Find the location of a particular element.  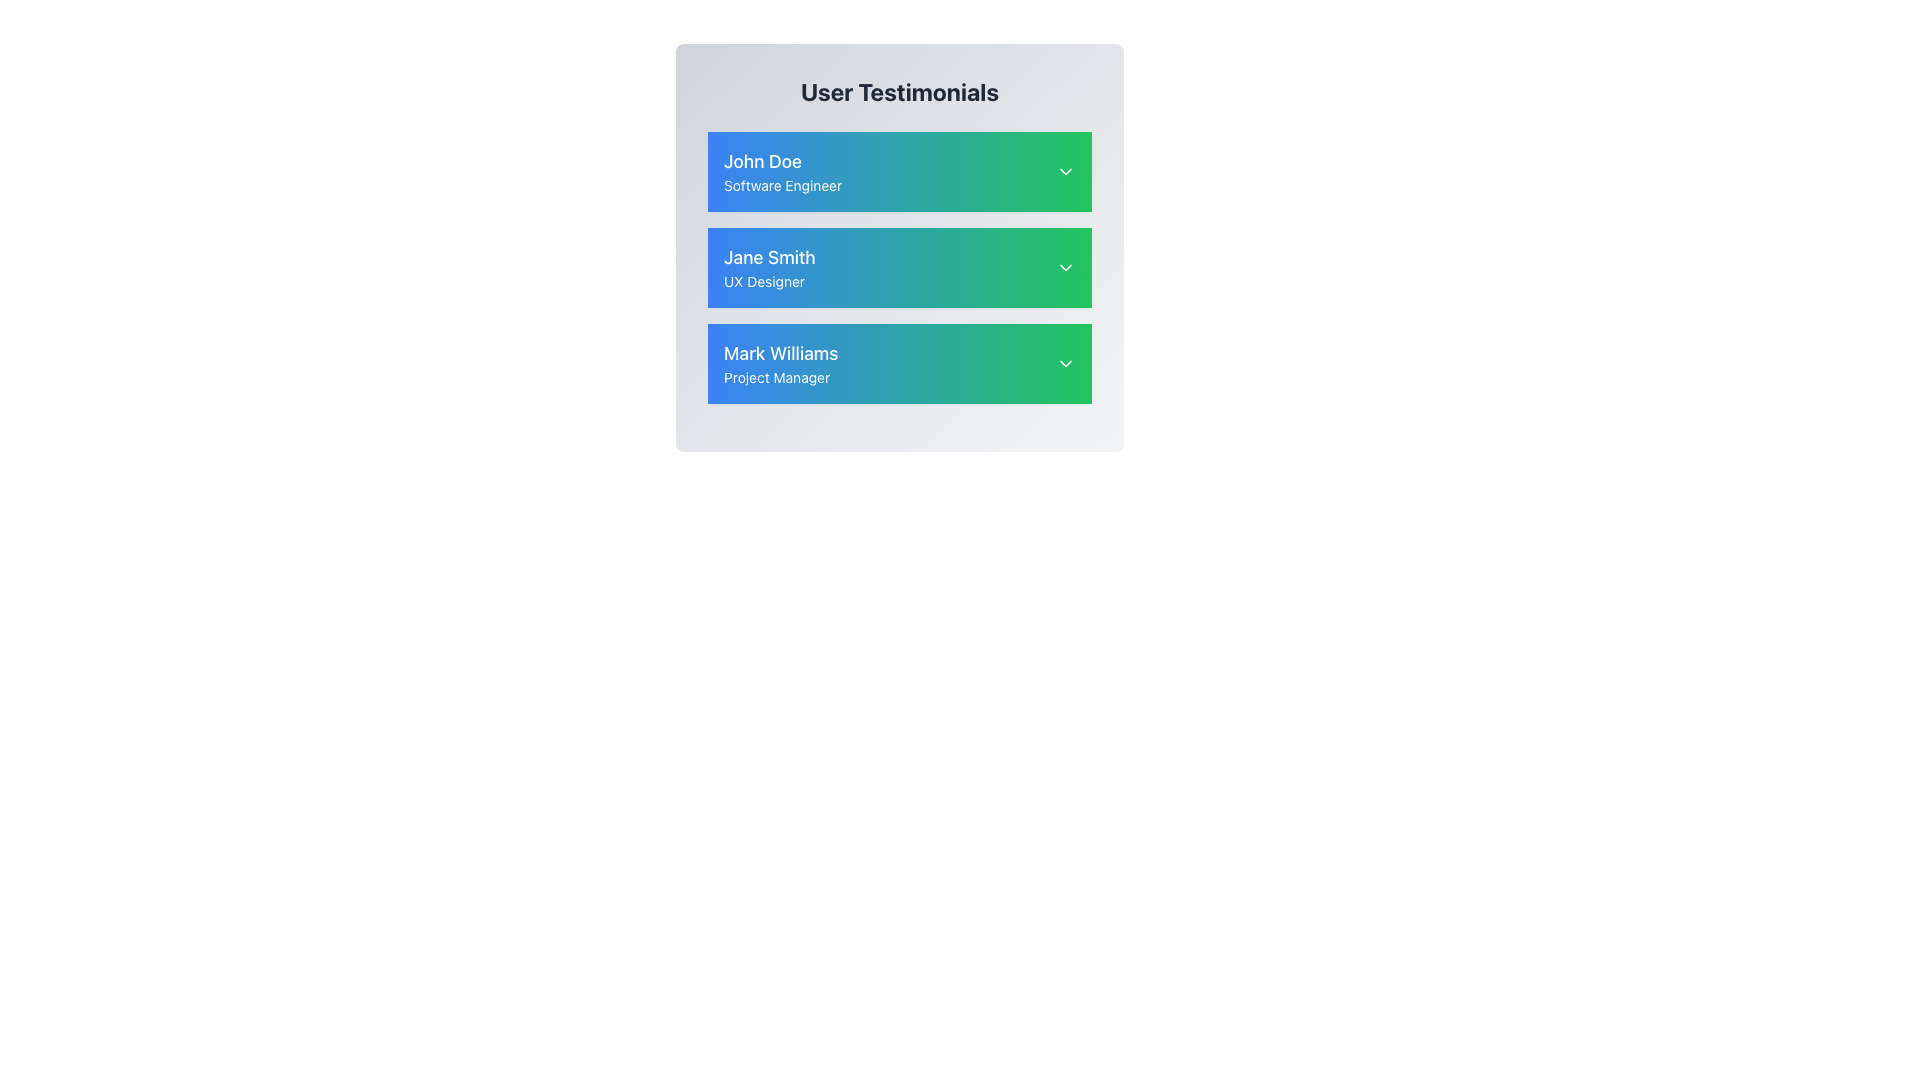

the chevron icon located at the far-right side of the user card displaying 'John Doe' is located at coordinates (1064, 171).